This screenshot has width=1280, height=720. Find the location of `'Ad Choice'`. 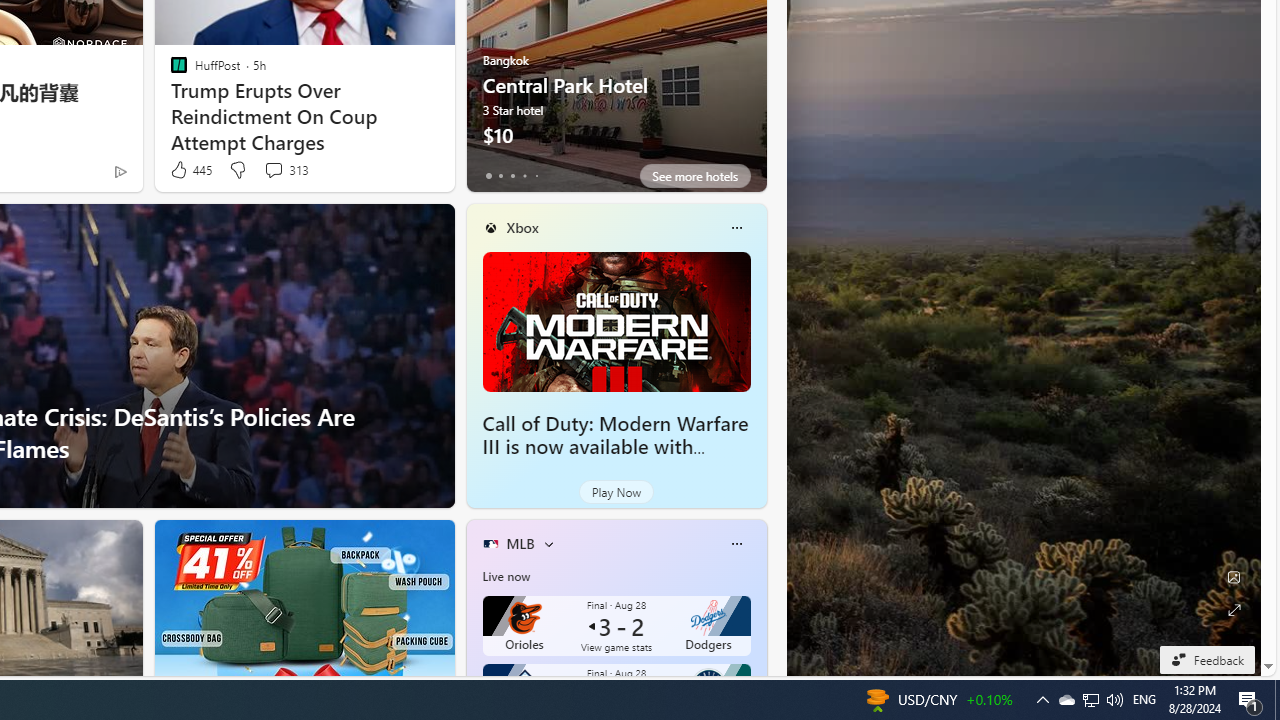

'Ad Choice' is located at coordinates (119, 170).